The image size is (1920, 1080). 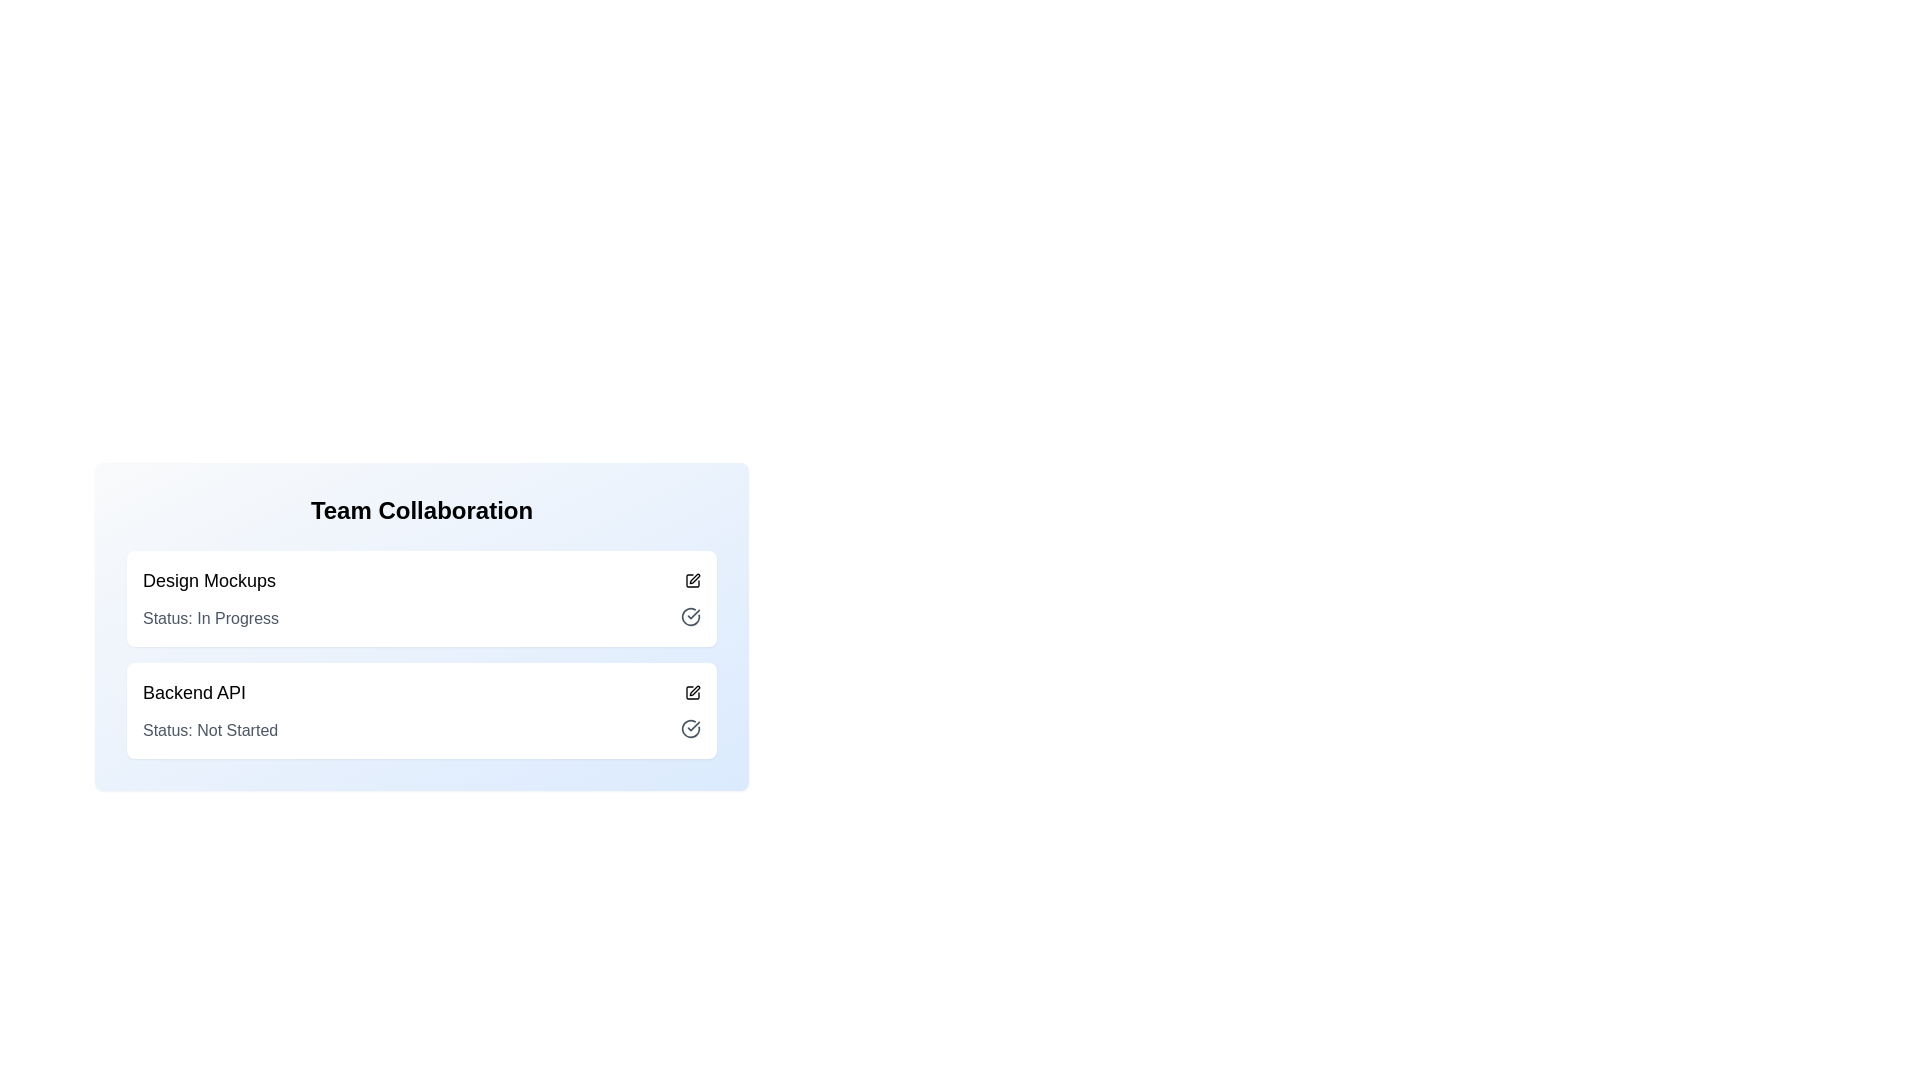 What do you see at coordinates (692, 692) in the screenshot?
I see `the edit button represented by a pen or pencil icon located to the right of the 'Backend API' text` at bounding box center [692, 692].